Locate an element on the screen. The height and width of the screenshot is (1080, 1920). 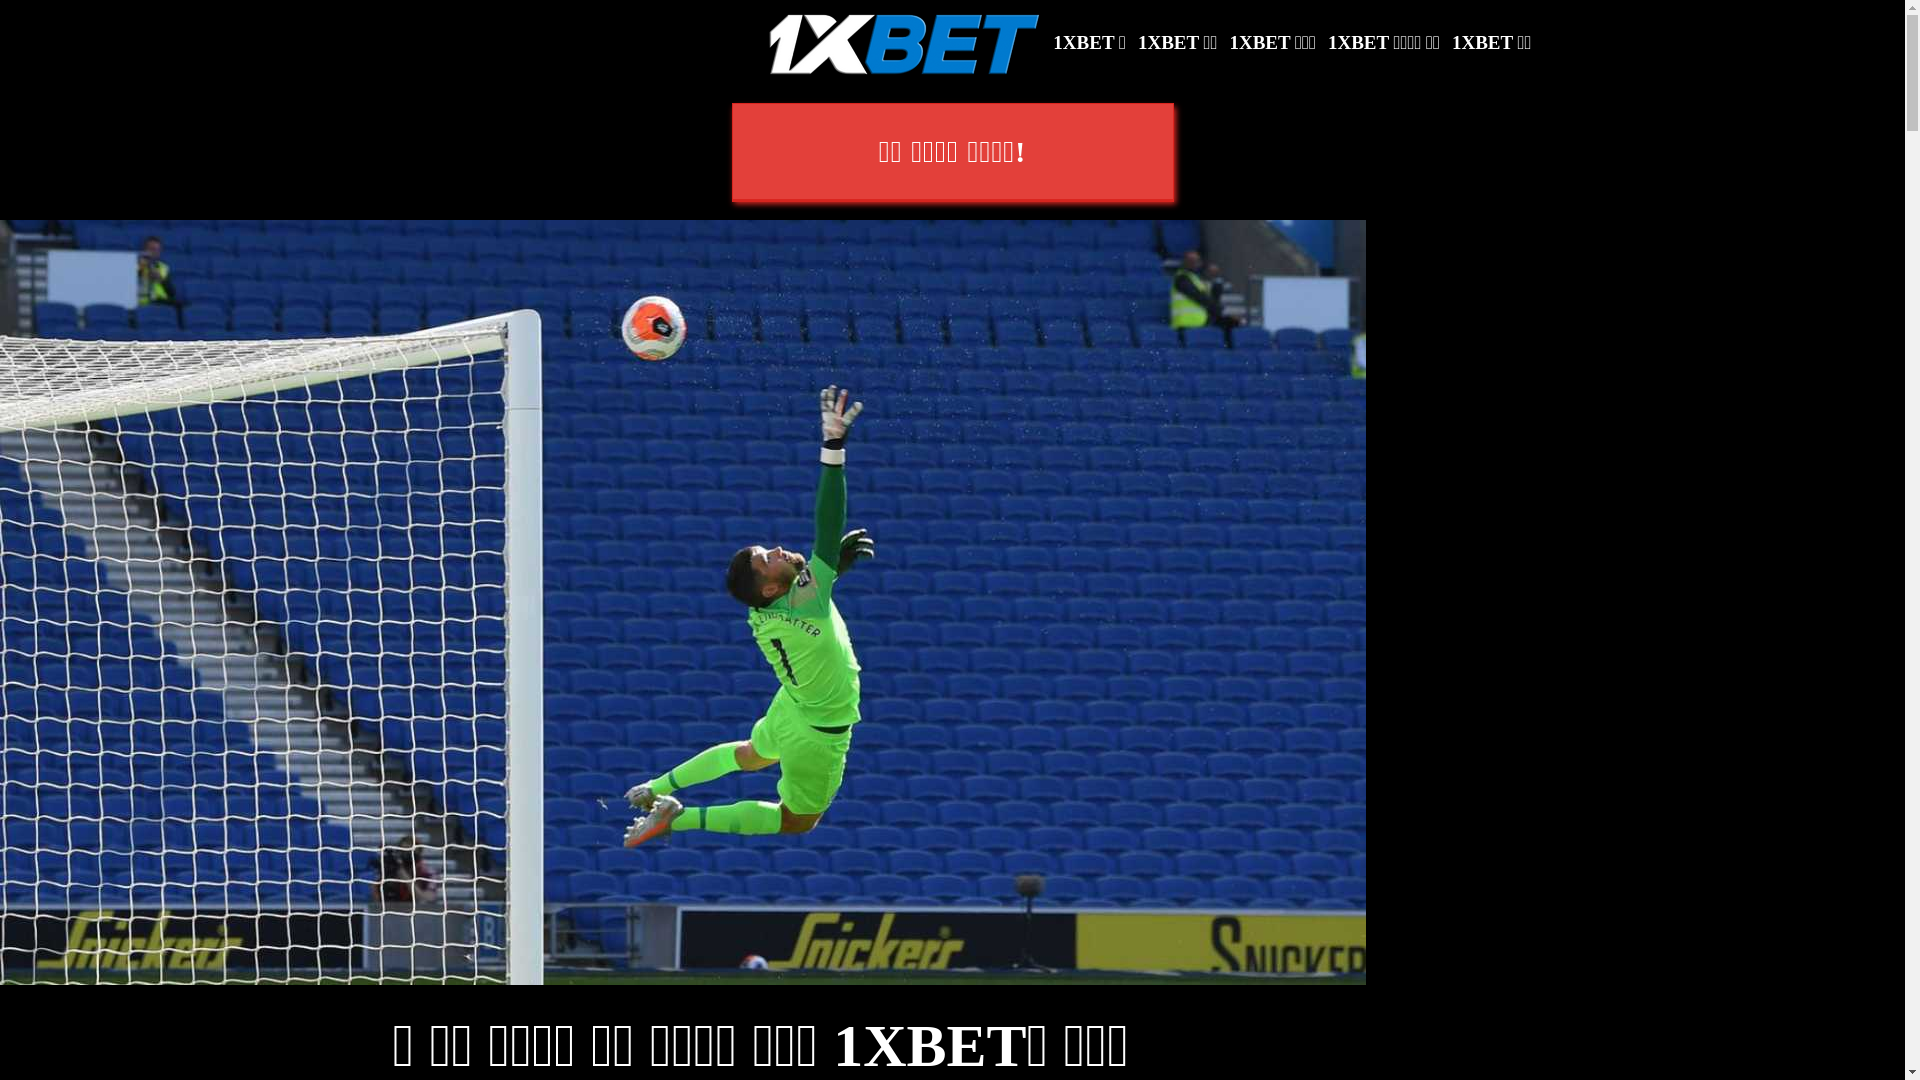
'SKIP TO CONTENT' is located at coordinates (0, 0).